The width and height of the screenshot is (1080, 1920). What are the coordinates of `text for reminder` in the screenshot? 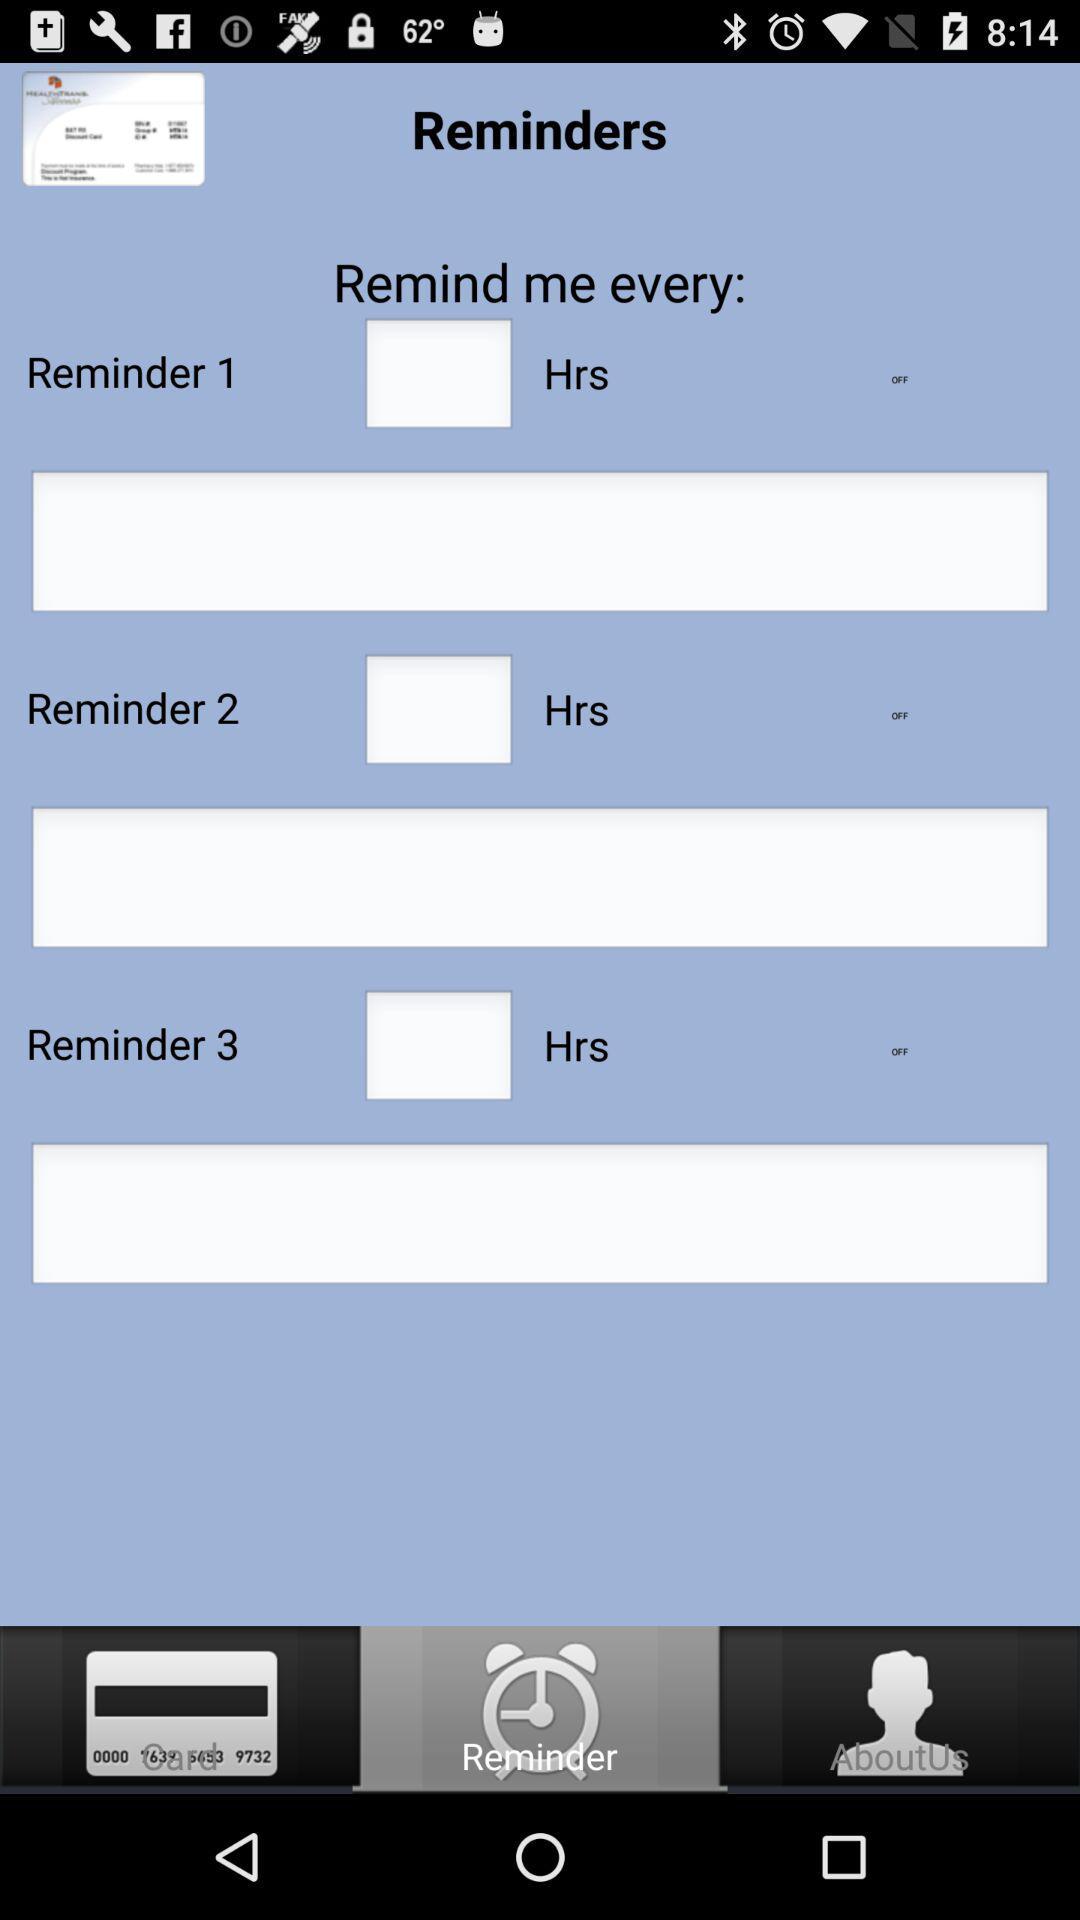 It's located at (540, 882).